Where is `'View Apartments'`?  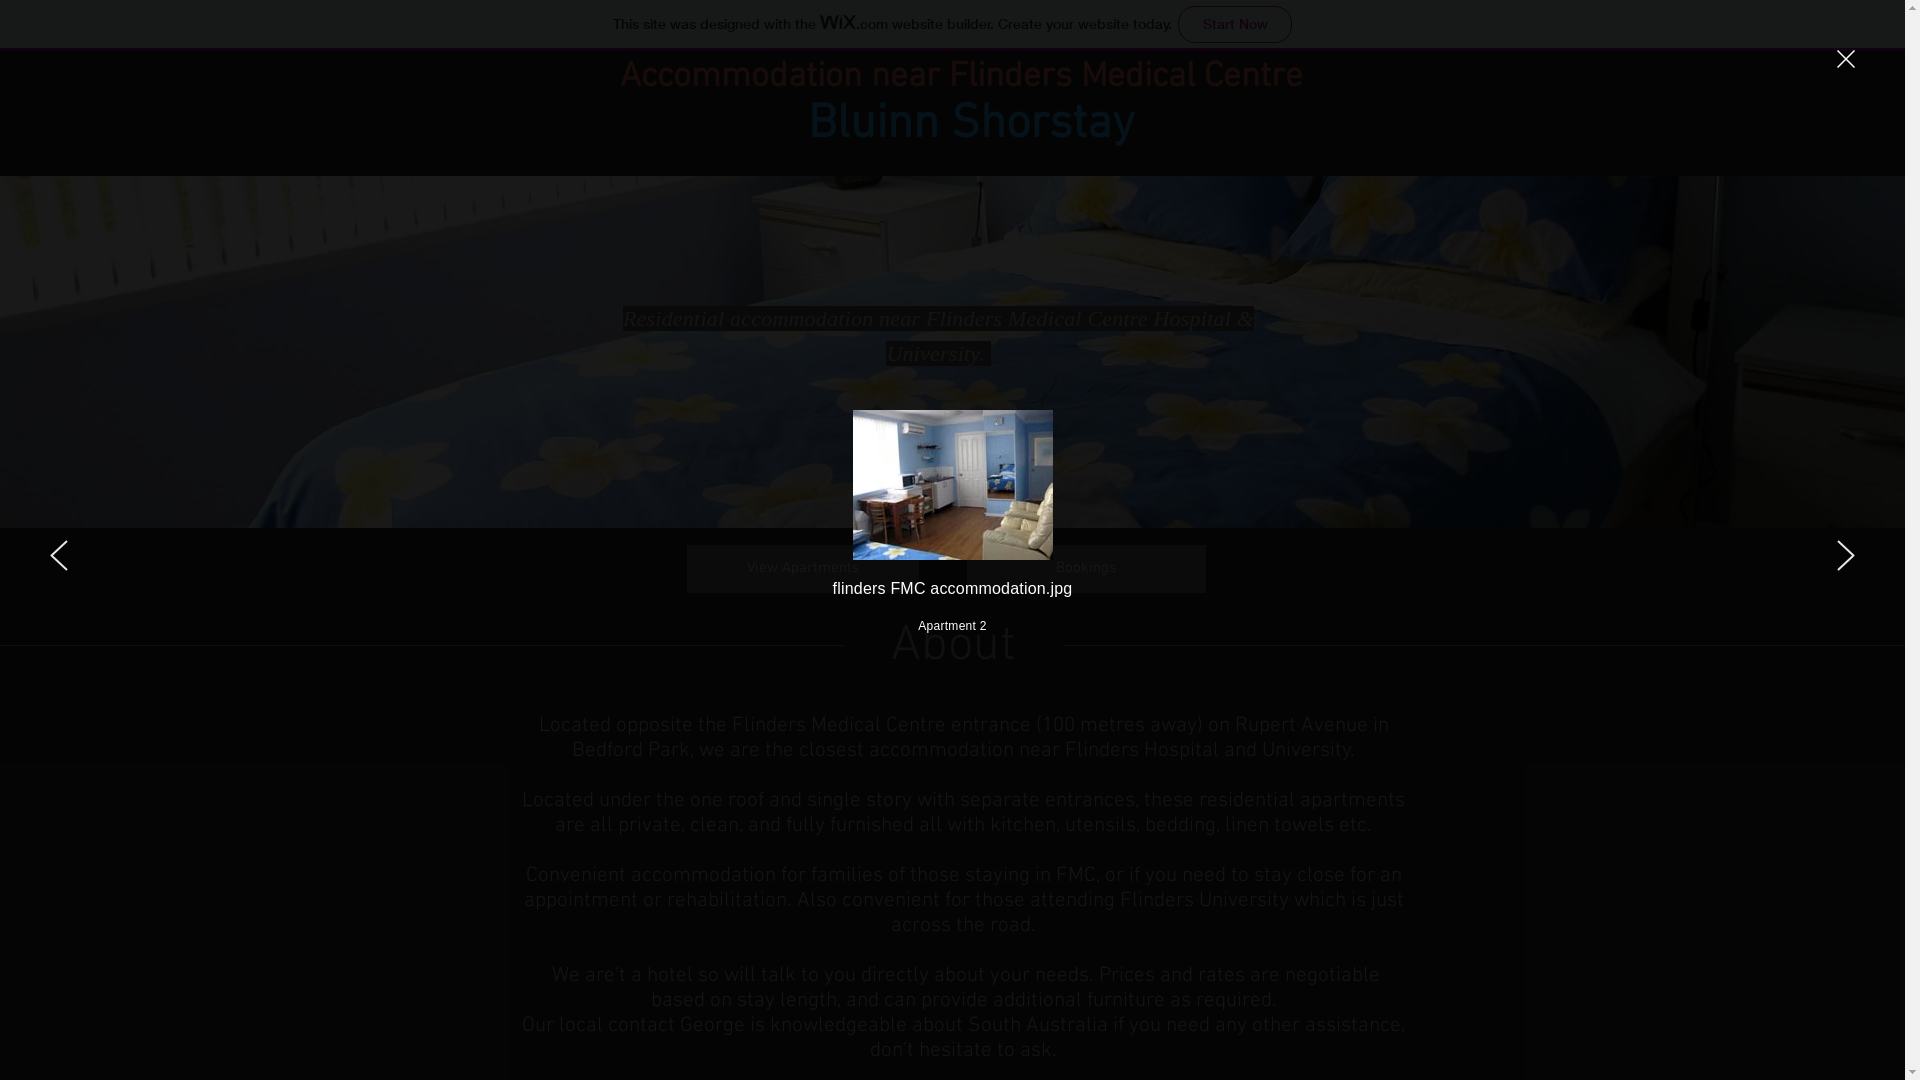 'View Apartments' is located at coordinates (801, 567).